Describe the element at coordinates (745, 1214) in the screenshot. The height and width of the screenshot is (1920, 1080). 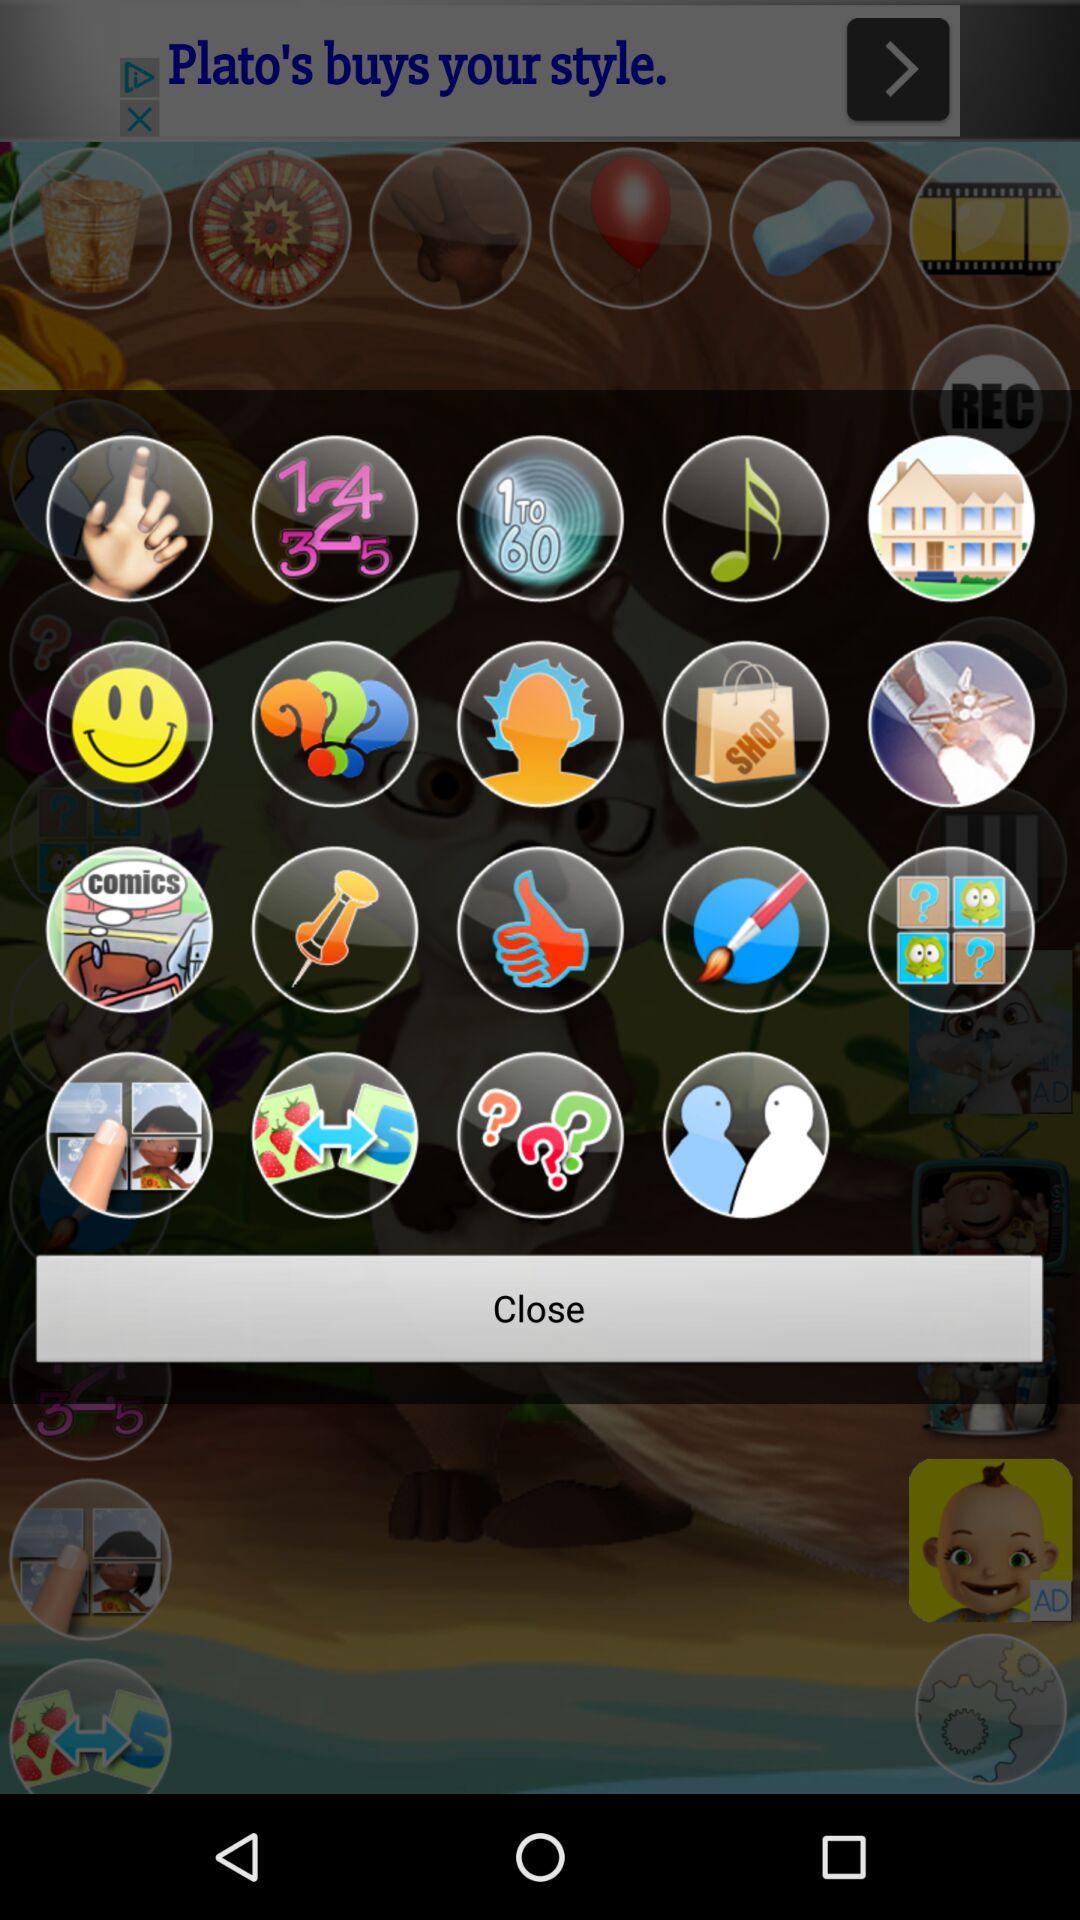
I see `the group icon` at that location.